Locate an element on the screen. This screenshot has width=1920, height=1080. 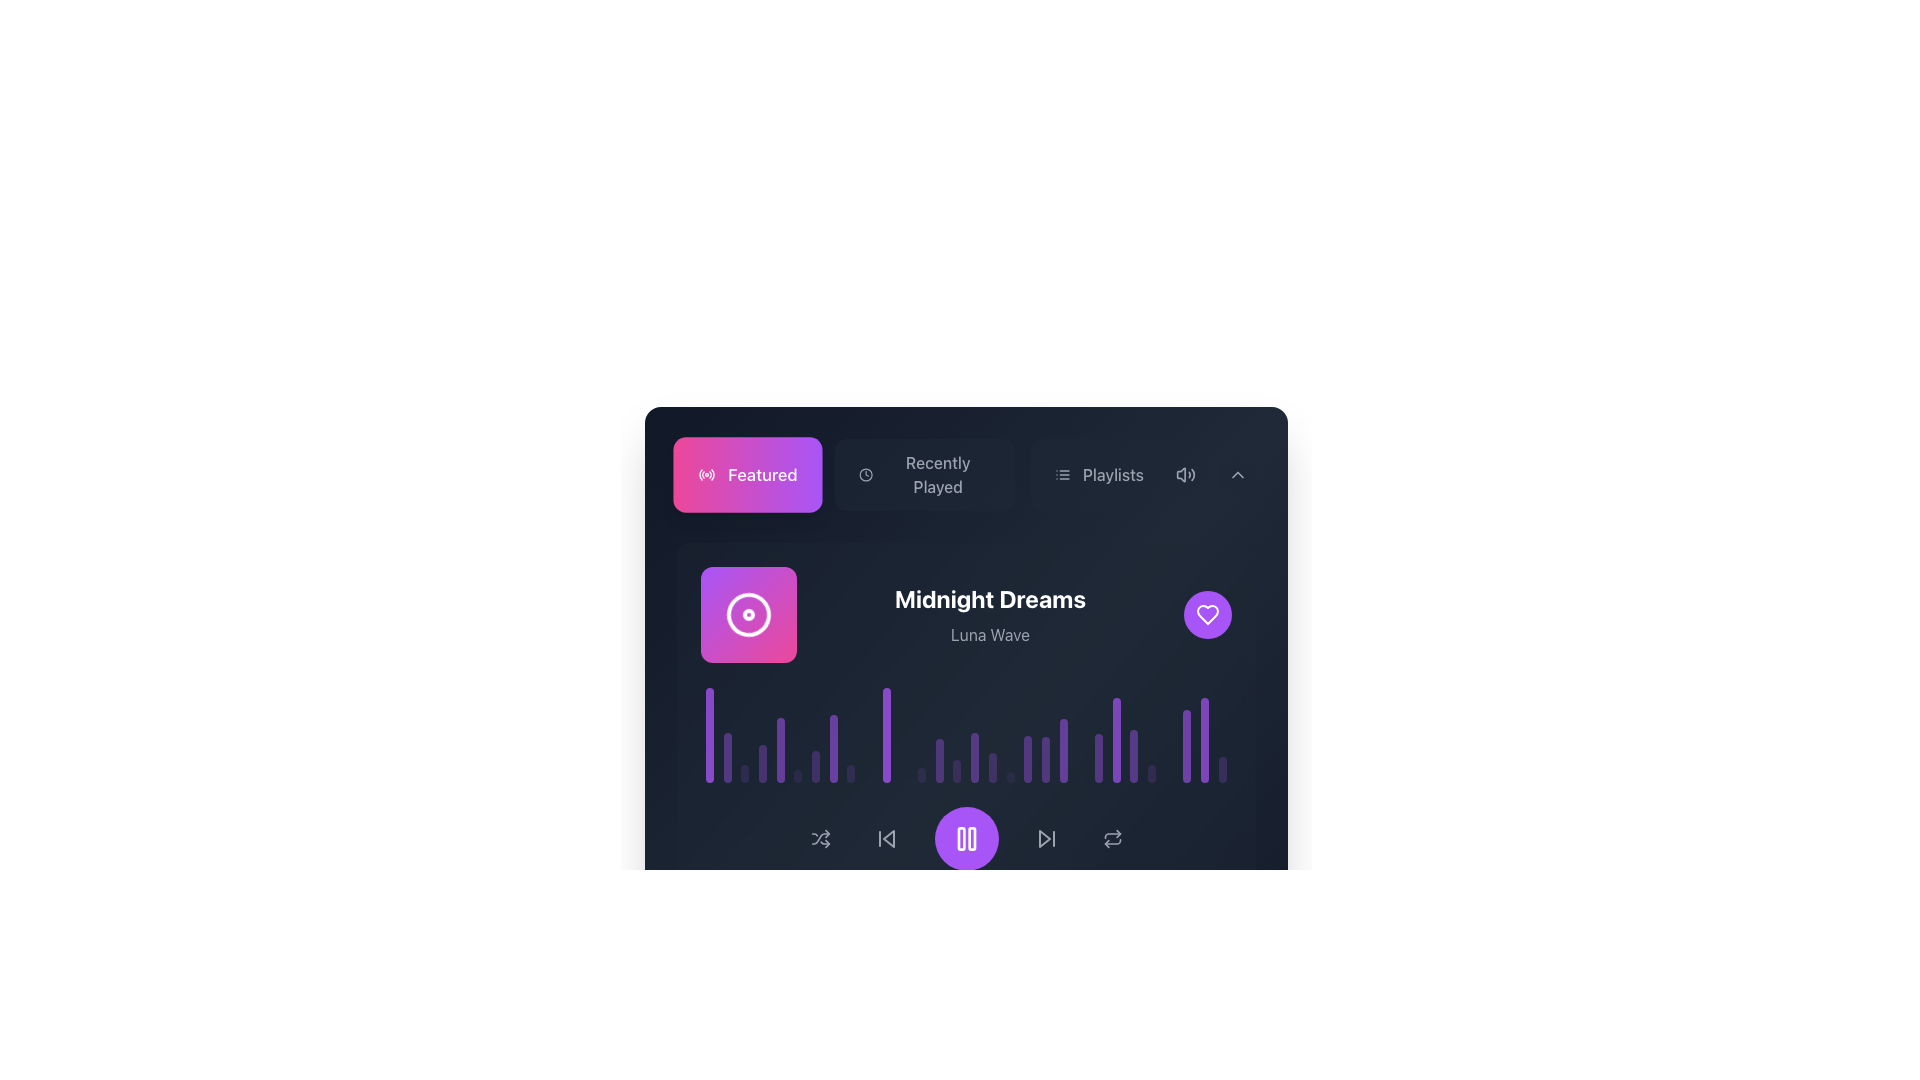
the central text label that serves as the title for the highlighted content, located above the 'Luna Wave' text and aligned with visual items such as the circular image icon and heart icon is located at coordinates (990, 597).